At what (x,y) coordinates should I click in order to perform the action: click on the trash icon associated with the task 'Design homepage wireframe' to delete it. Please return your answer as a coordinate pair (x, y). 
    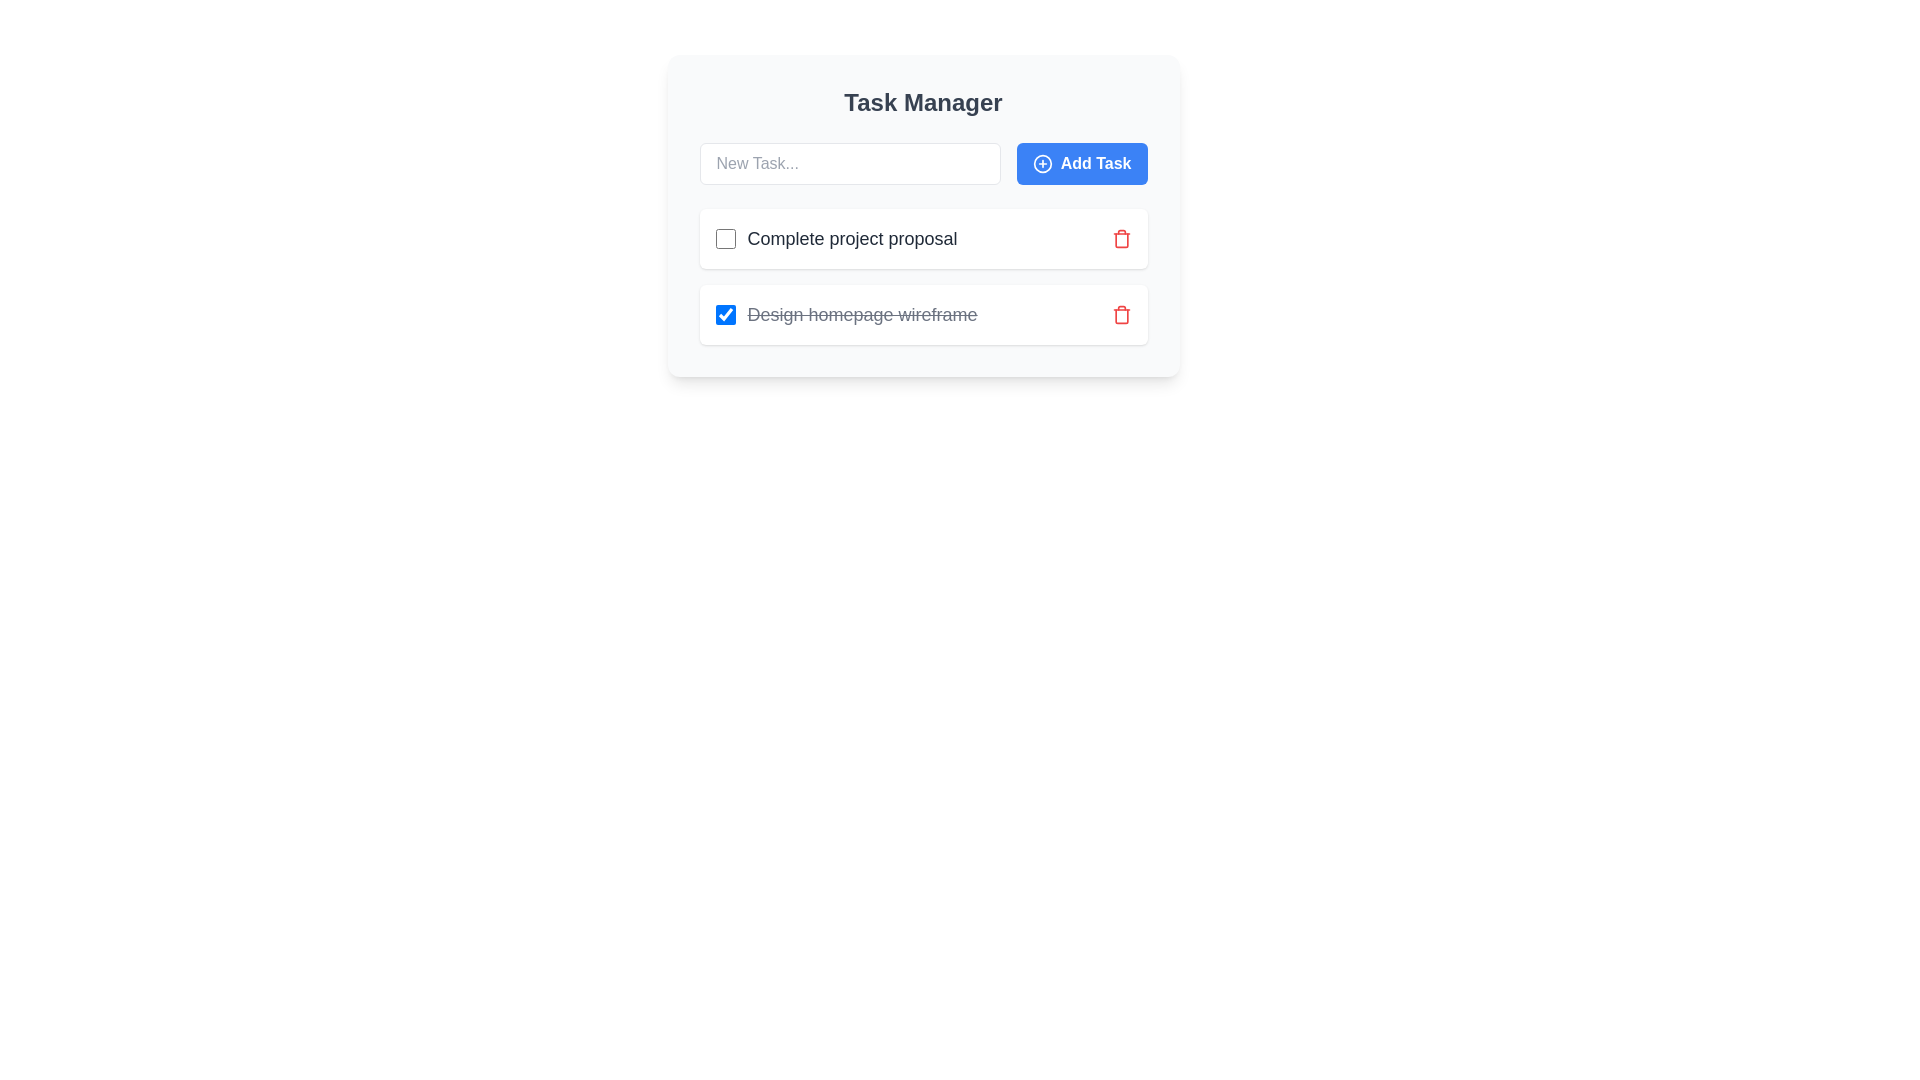
    Looking at the image, I should click on (1121, 315).